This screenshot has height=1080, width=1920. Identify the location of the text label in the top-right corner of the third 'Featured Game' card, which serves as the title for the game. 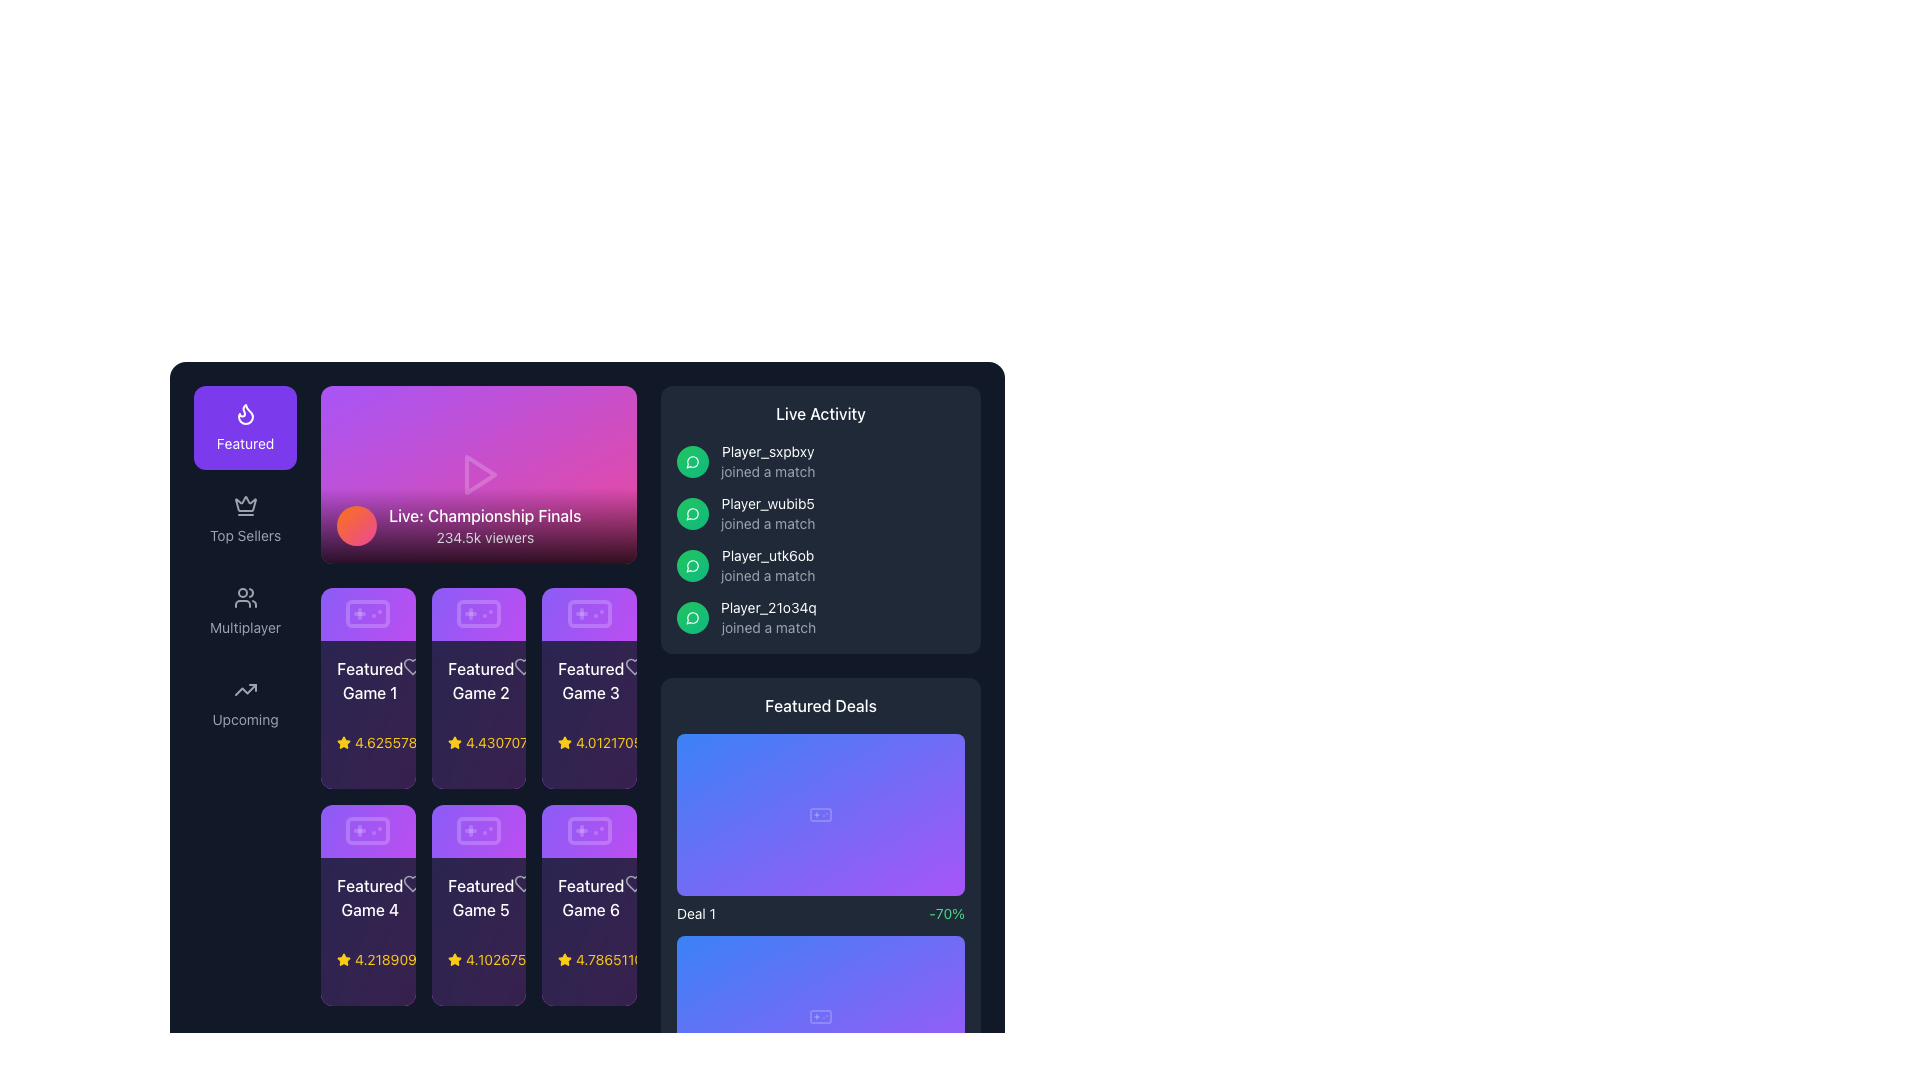
(588, 679).